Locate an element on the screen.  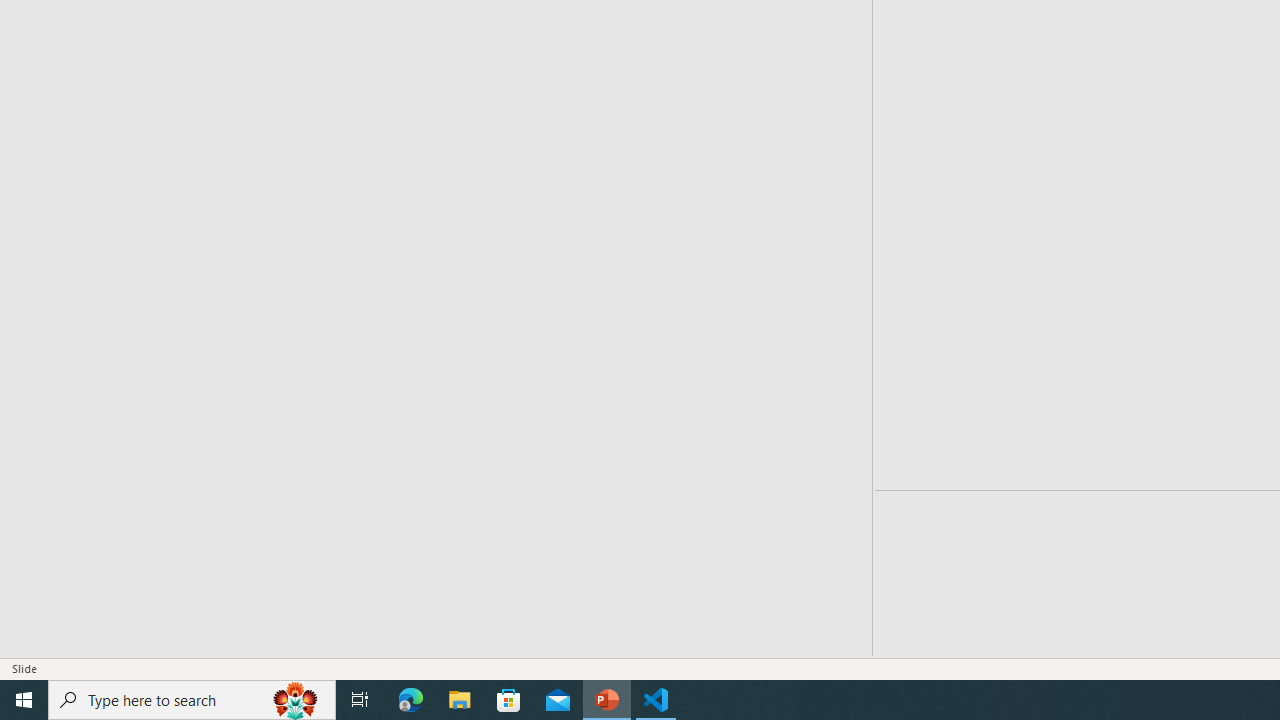
'Type here to search' is located at coordinates (192, 698).